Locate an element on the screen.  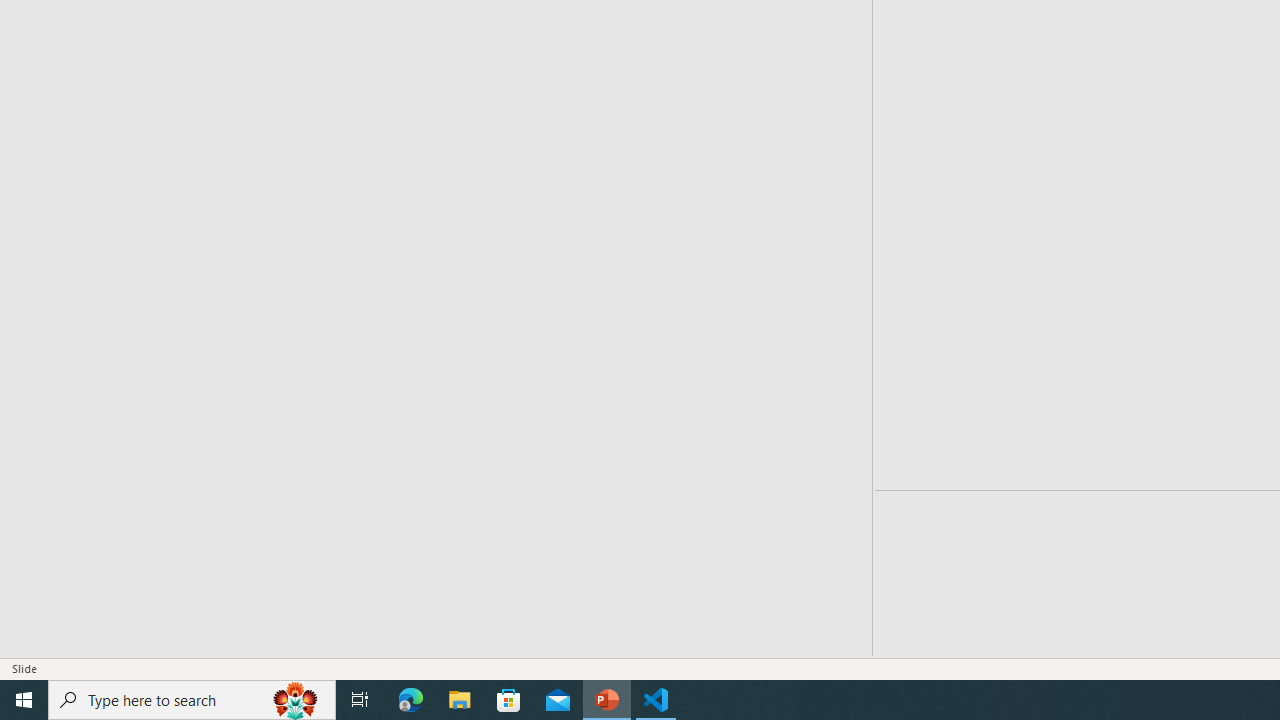
'Type here to search' is located at coordinates (192, 698).